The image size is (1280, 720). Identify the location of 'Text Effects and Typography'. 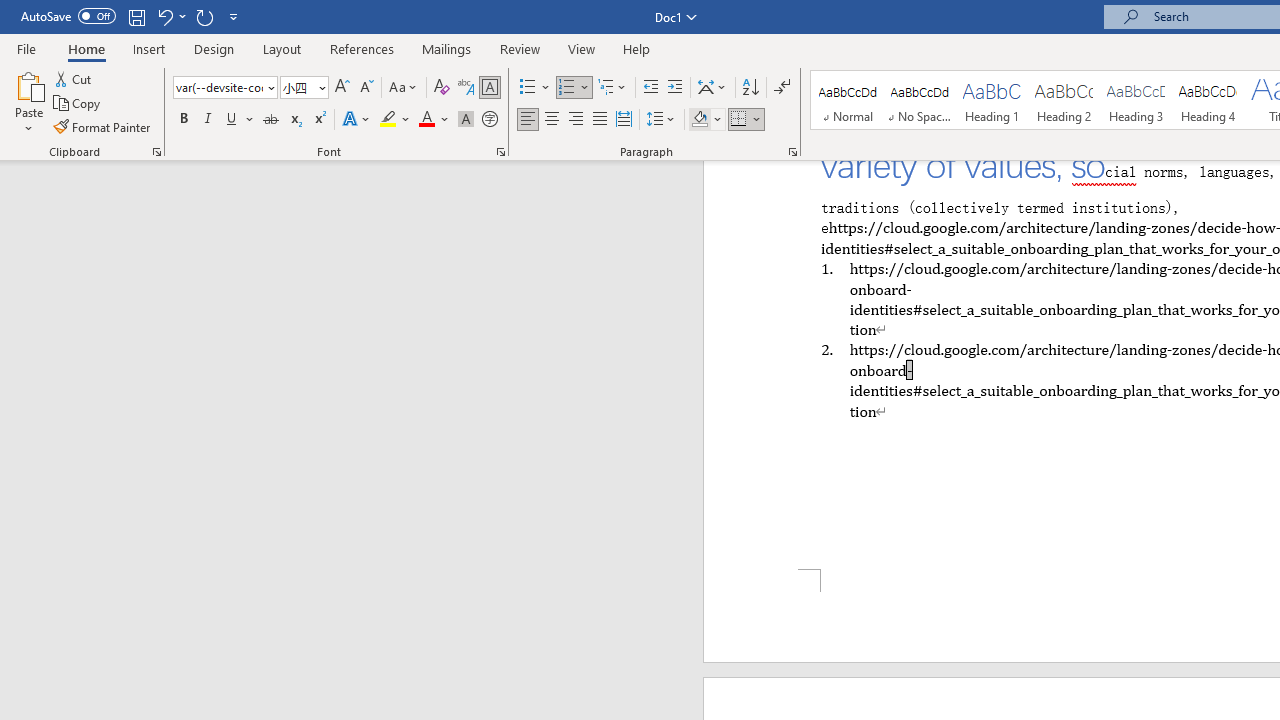
(357, 119).